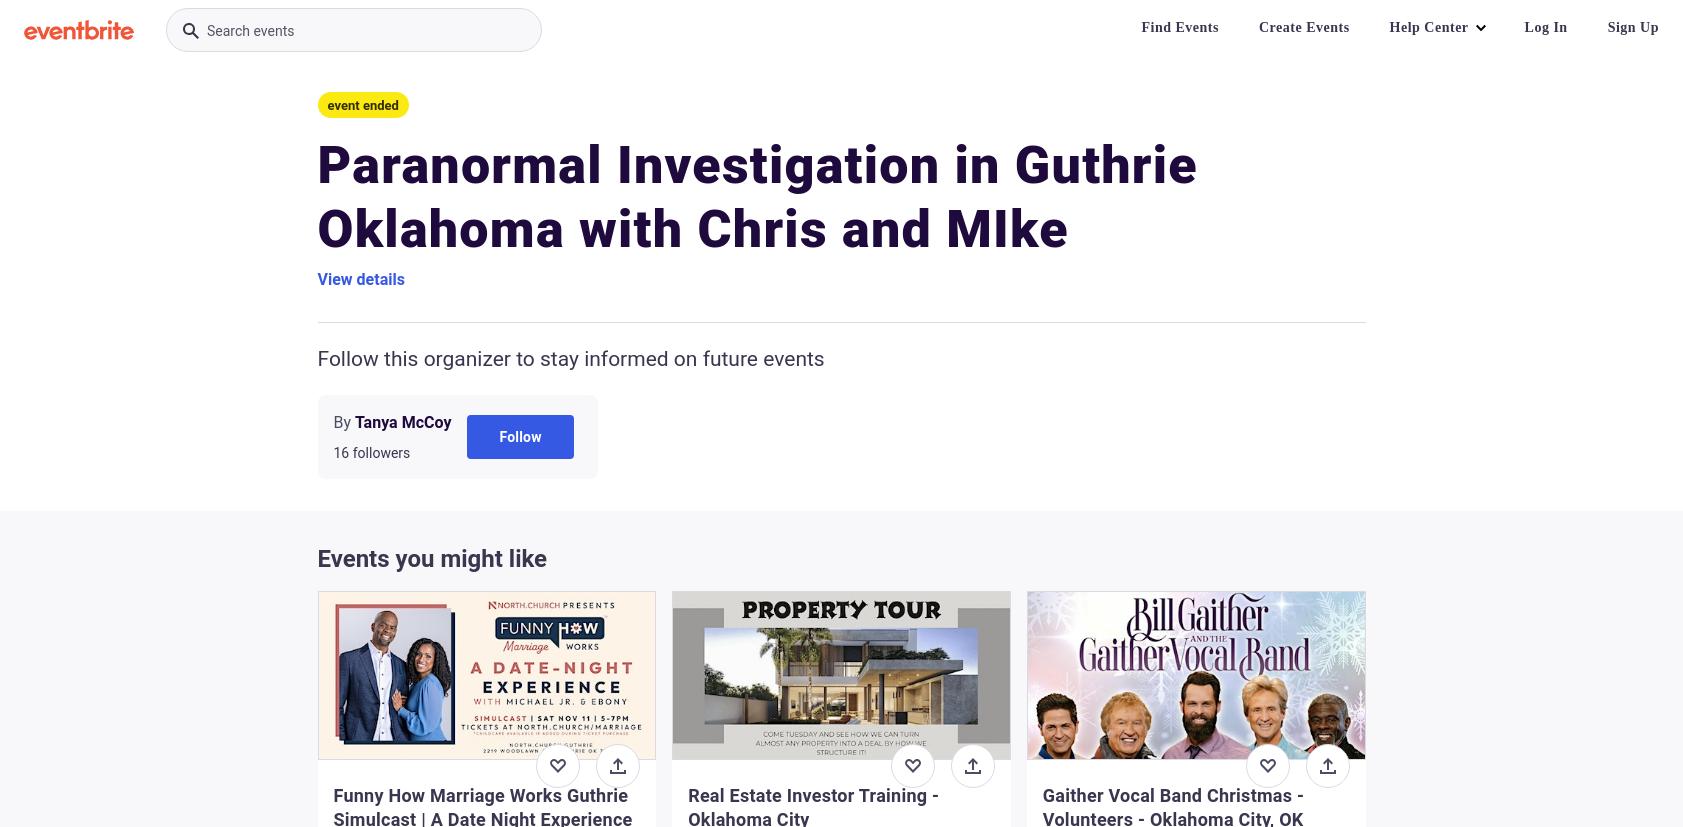  Describe the element at coordinates (499, 434) in the screenshot. I see `'Follow'` at that location.